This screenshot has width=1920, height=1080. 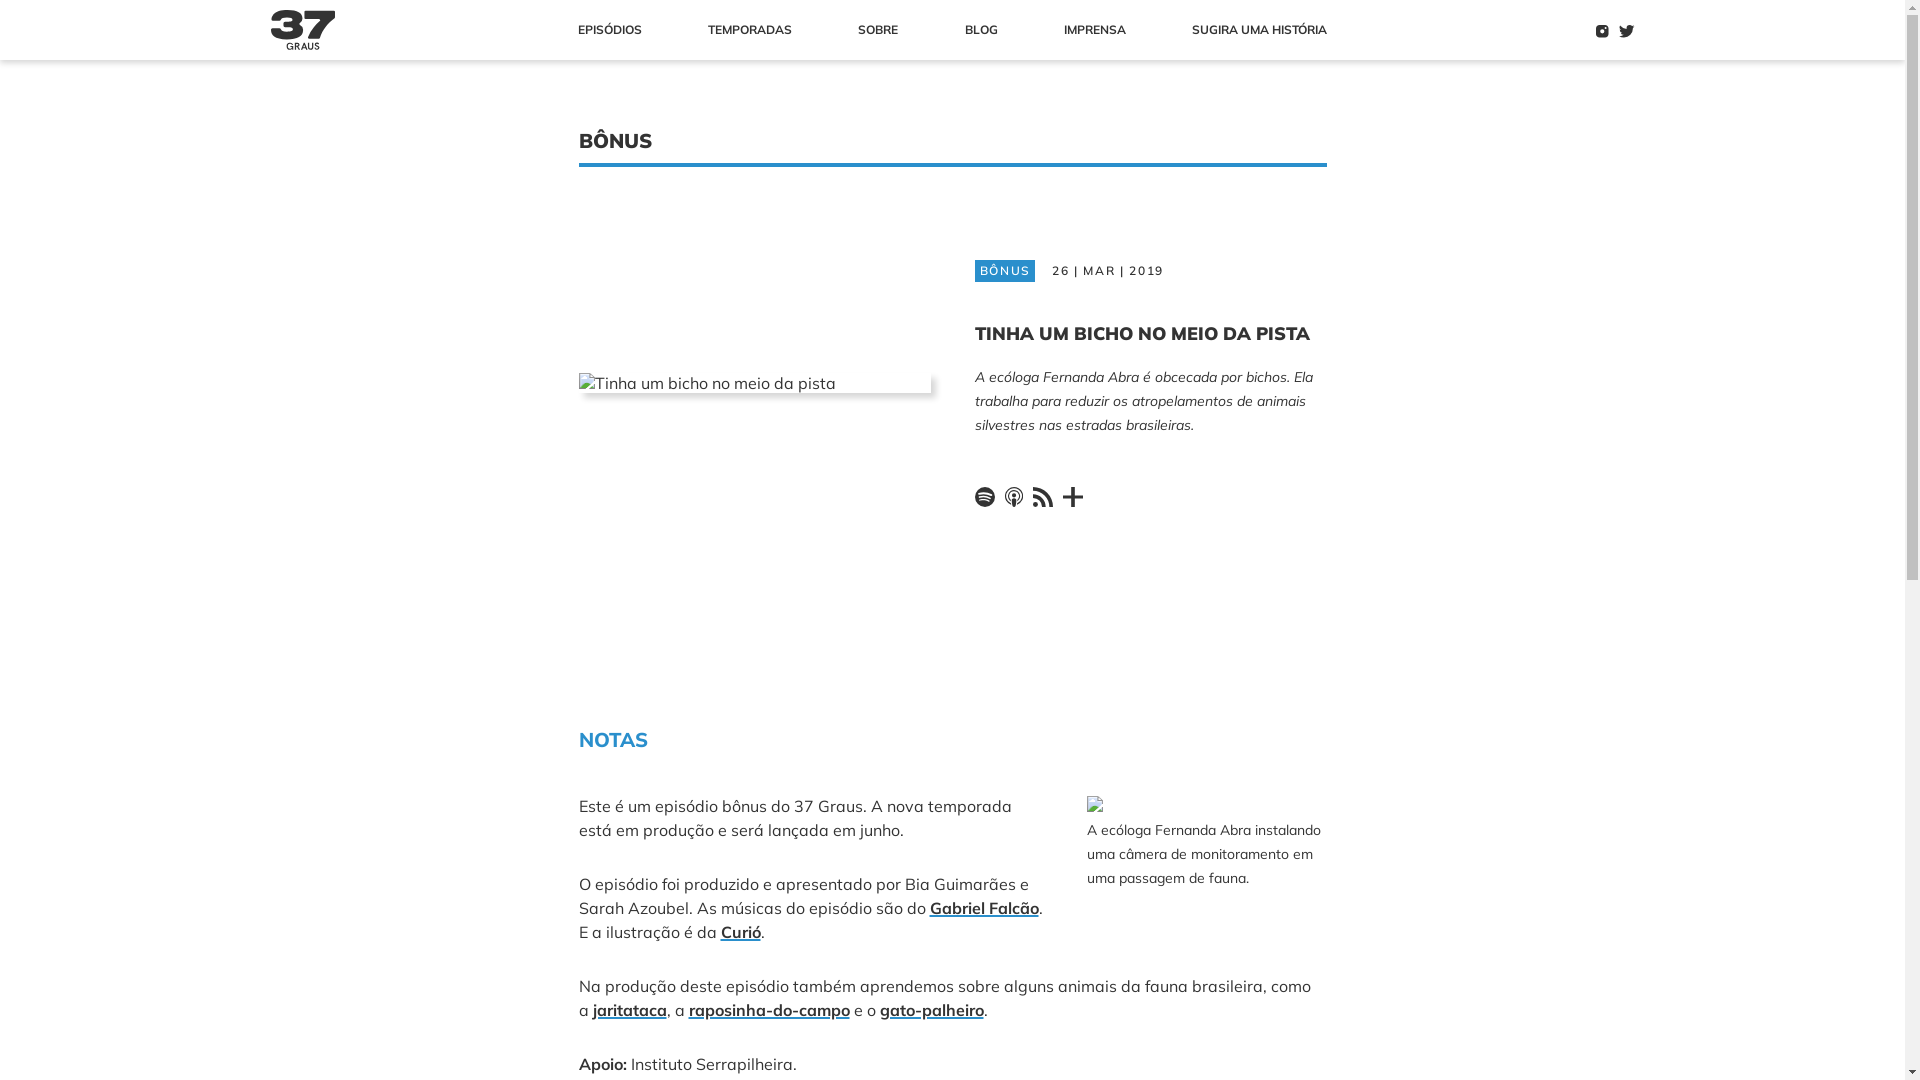 What do you see at coordinates (627, 1010) in the screenshot?
I see `'jaritataca'` at bounding box center [627, 1010].